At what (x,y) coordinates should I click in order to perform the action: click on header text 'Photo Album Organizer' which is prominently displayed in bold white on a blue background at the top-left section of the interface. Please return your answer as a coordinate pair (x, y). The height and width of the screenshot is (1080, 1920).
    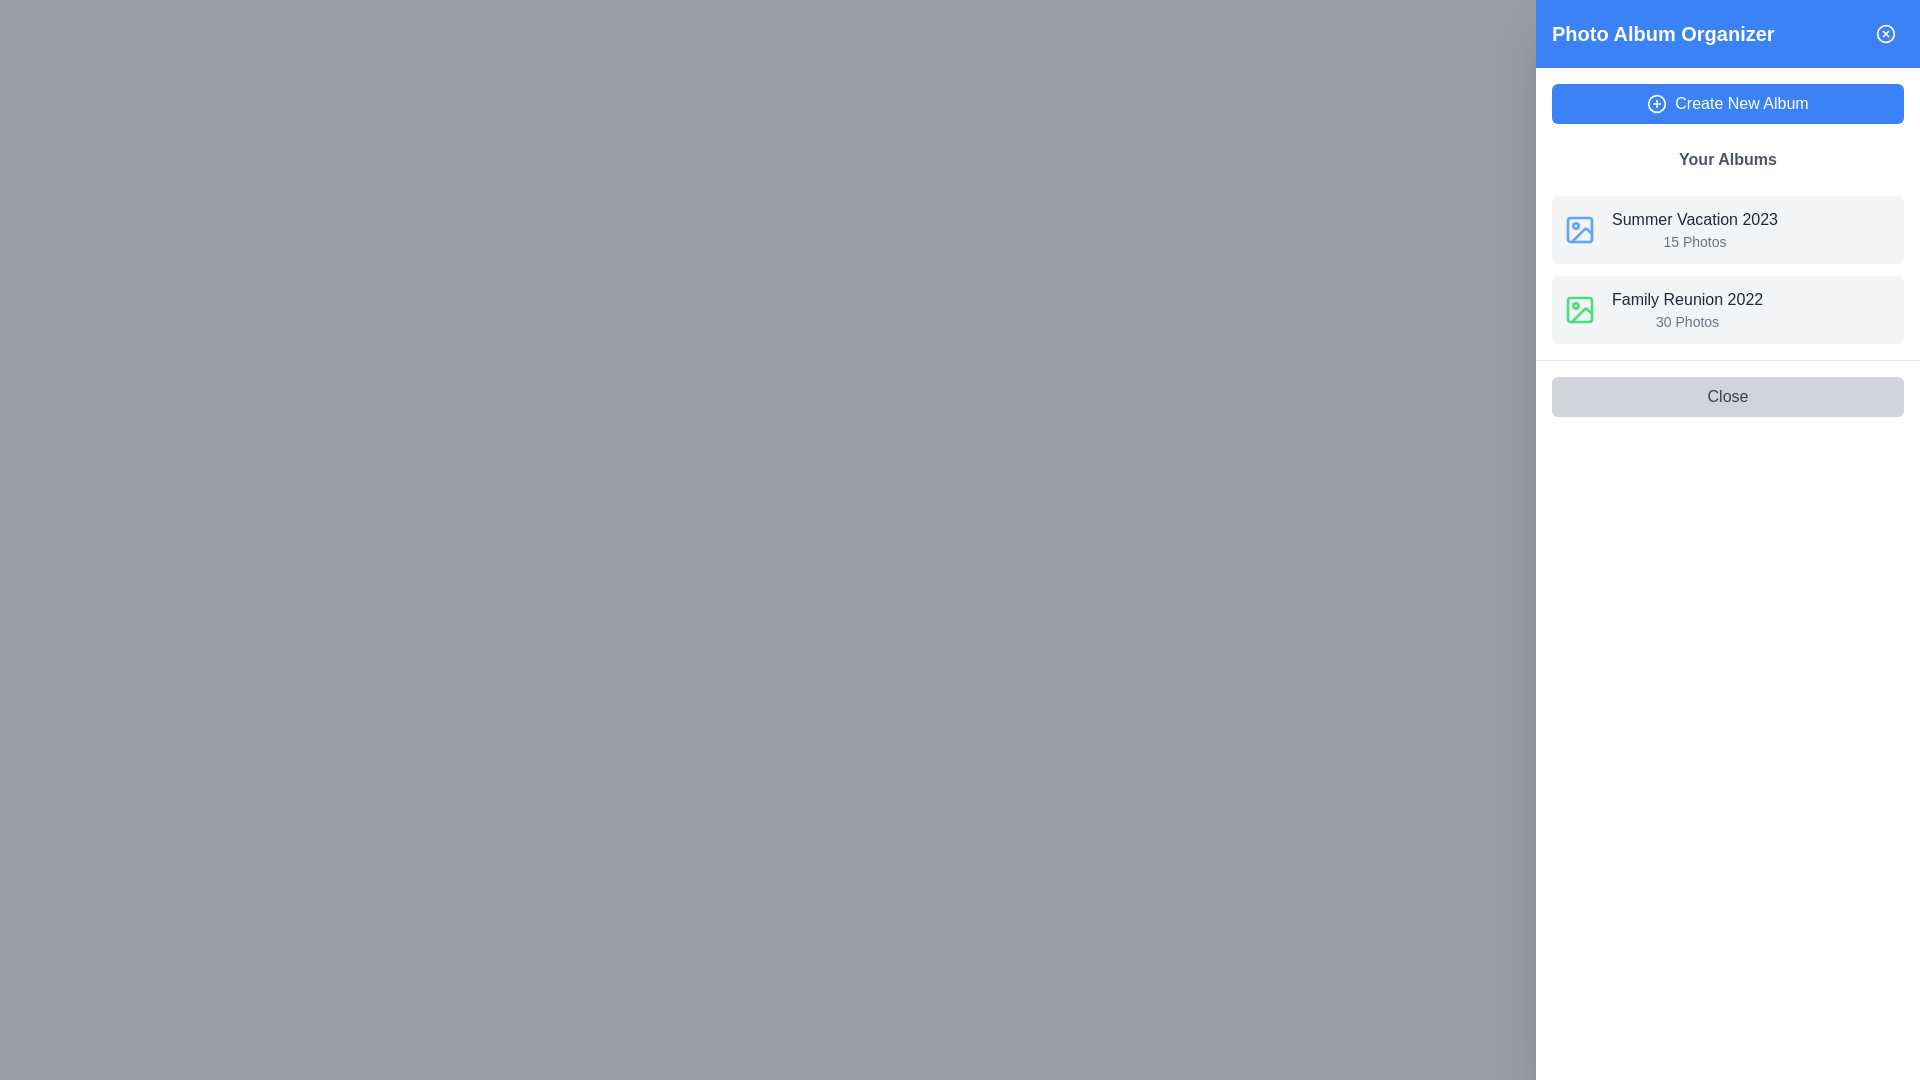
    Looking at the image, I should click on (1663, 34).